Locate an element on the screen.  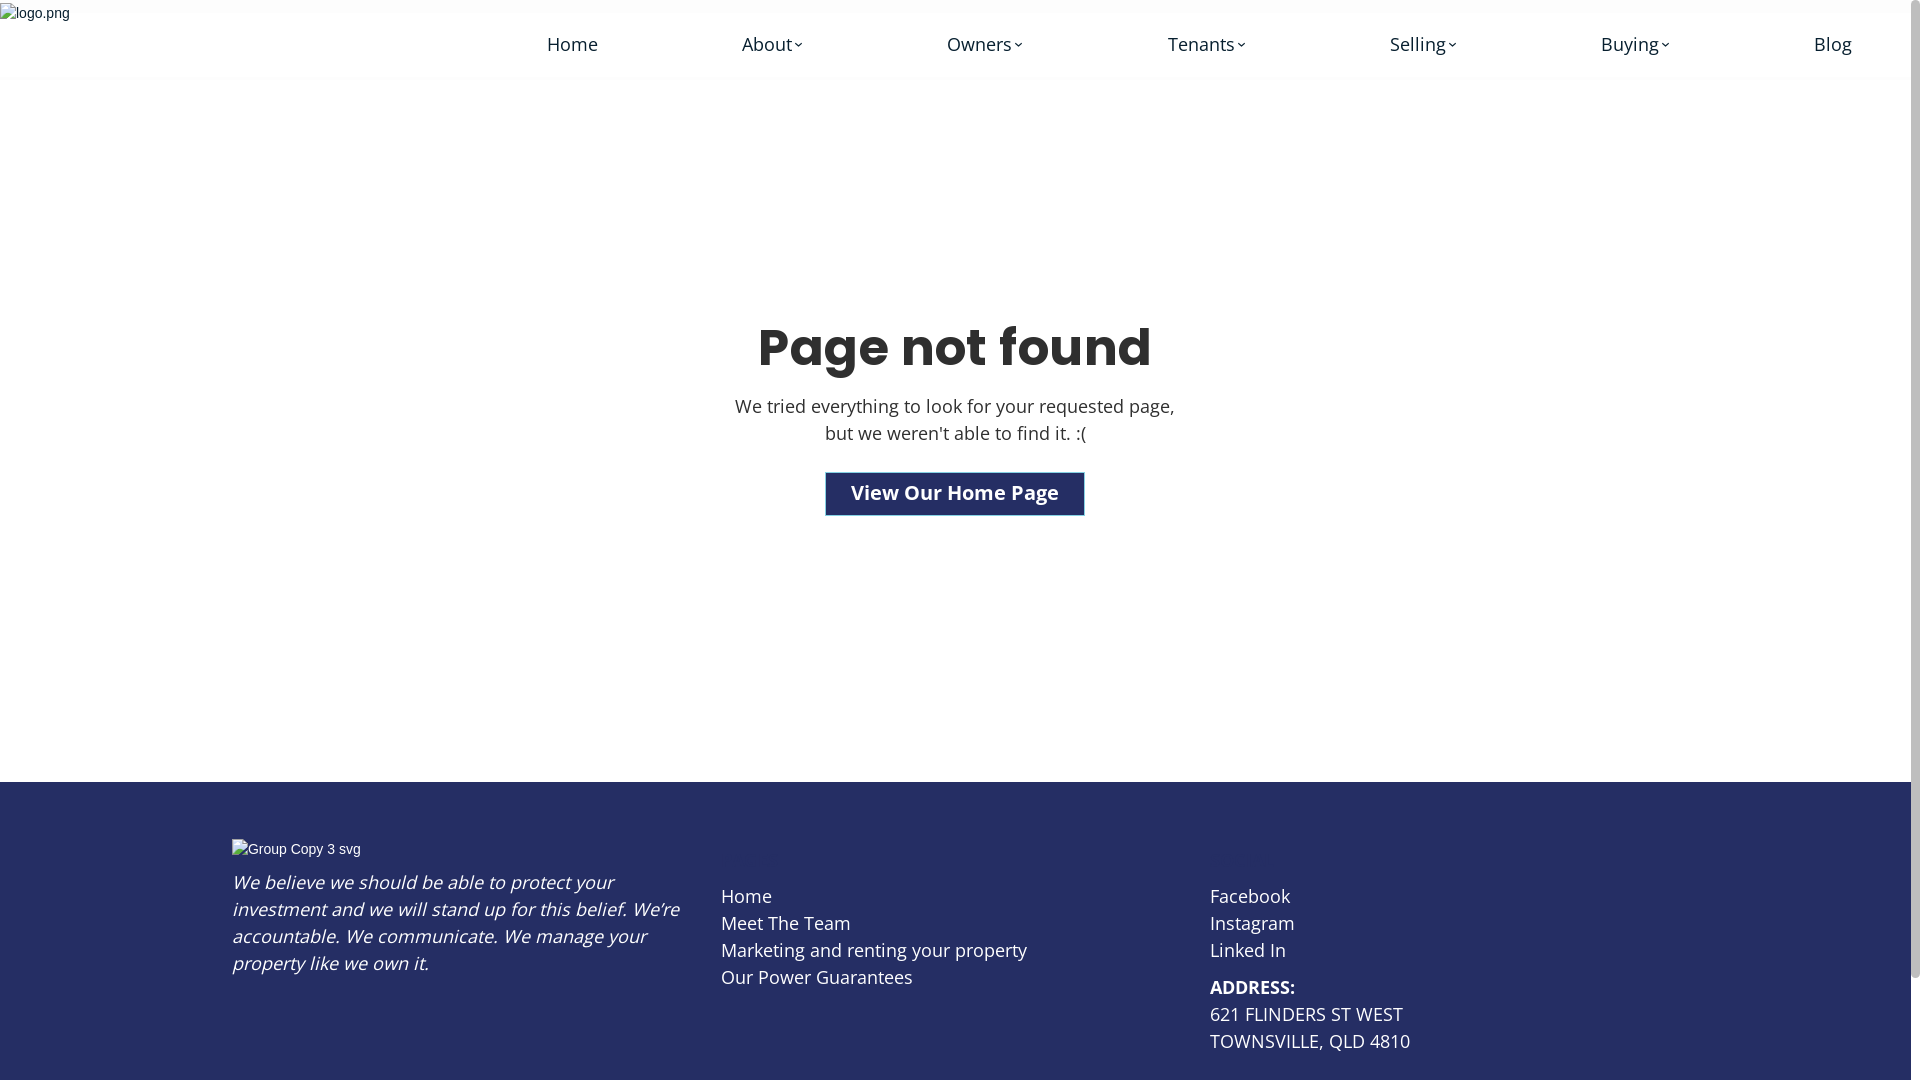
'Selling' is located at coordinates (1422, 43).